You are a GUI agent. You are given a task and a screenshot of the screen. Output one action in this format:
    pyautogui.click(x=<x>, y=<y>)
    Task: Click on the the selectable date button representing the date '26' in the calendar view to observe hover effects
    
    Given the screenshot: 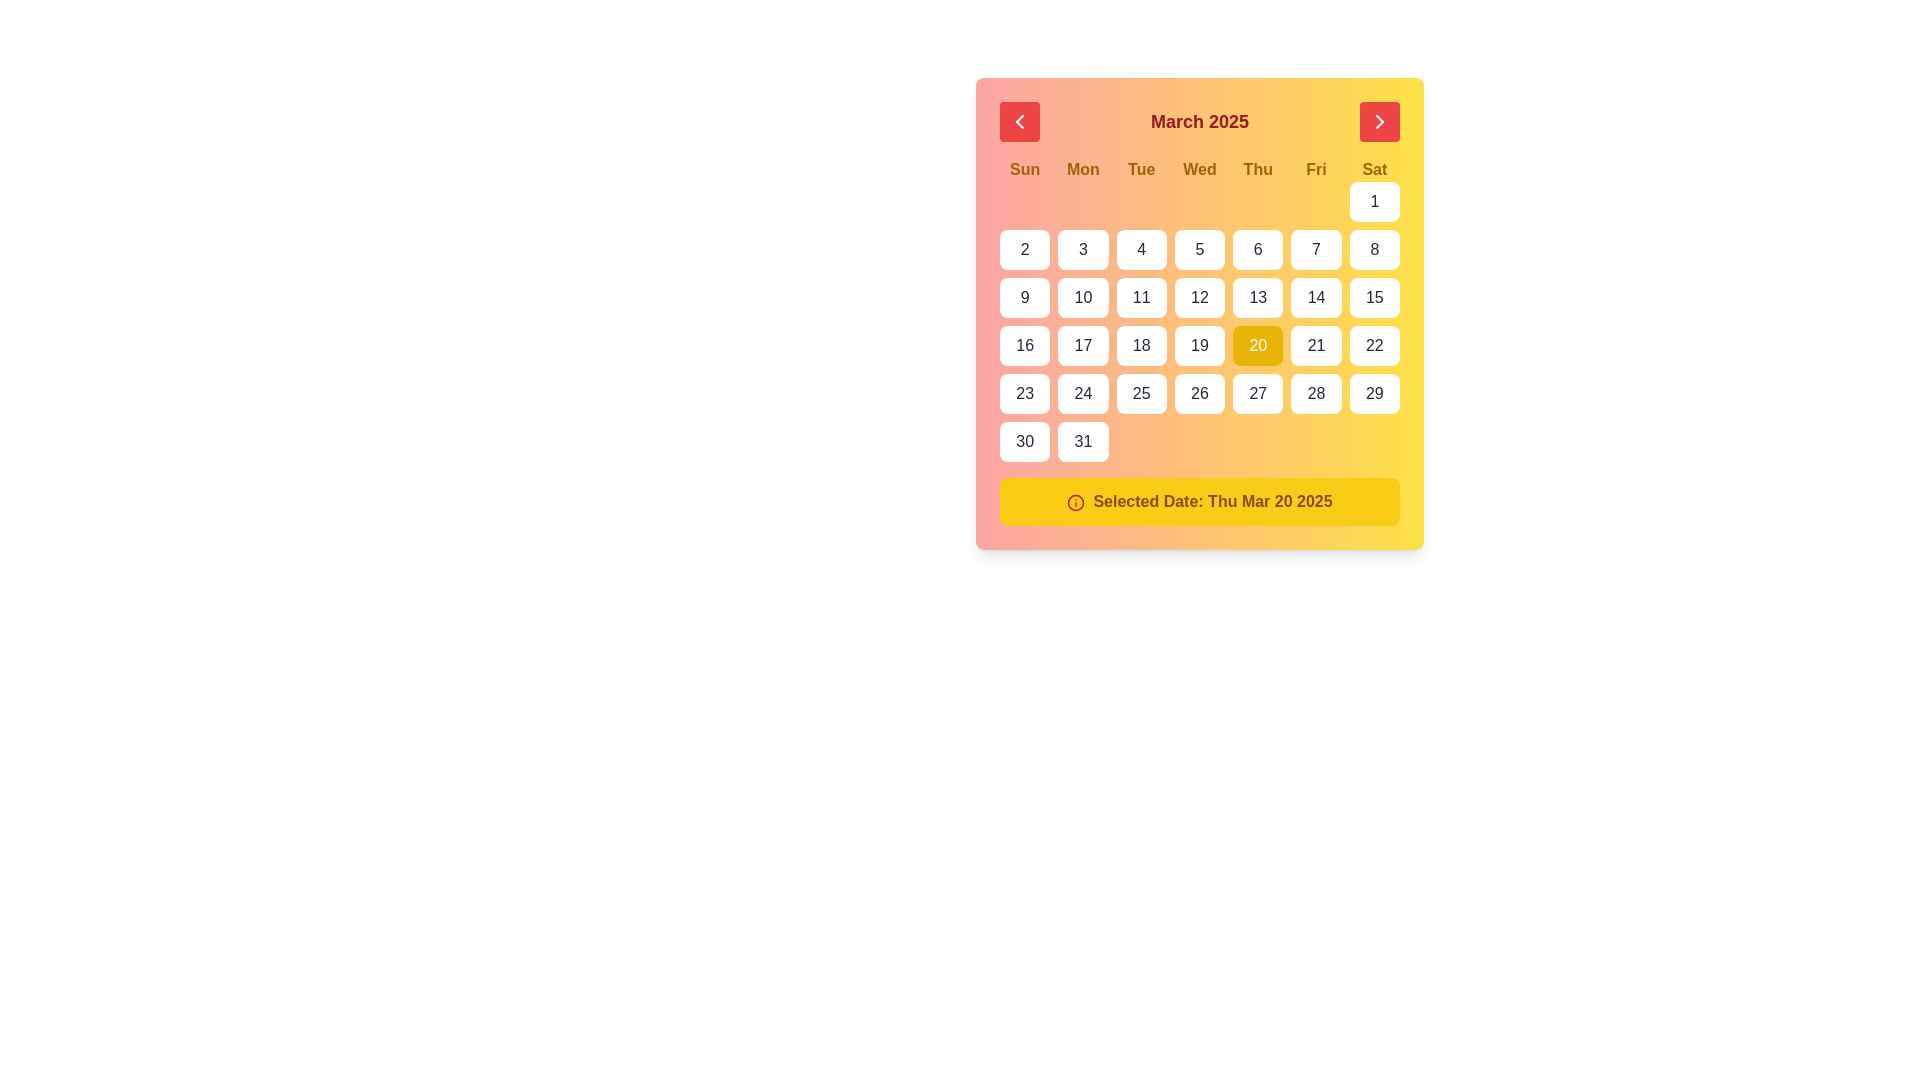 What is the action you would take?
    pyautogui.click(x=1200, y=393)
    